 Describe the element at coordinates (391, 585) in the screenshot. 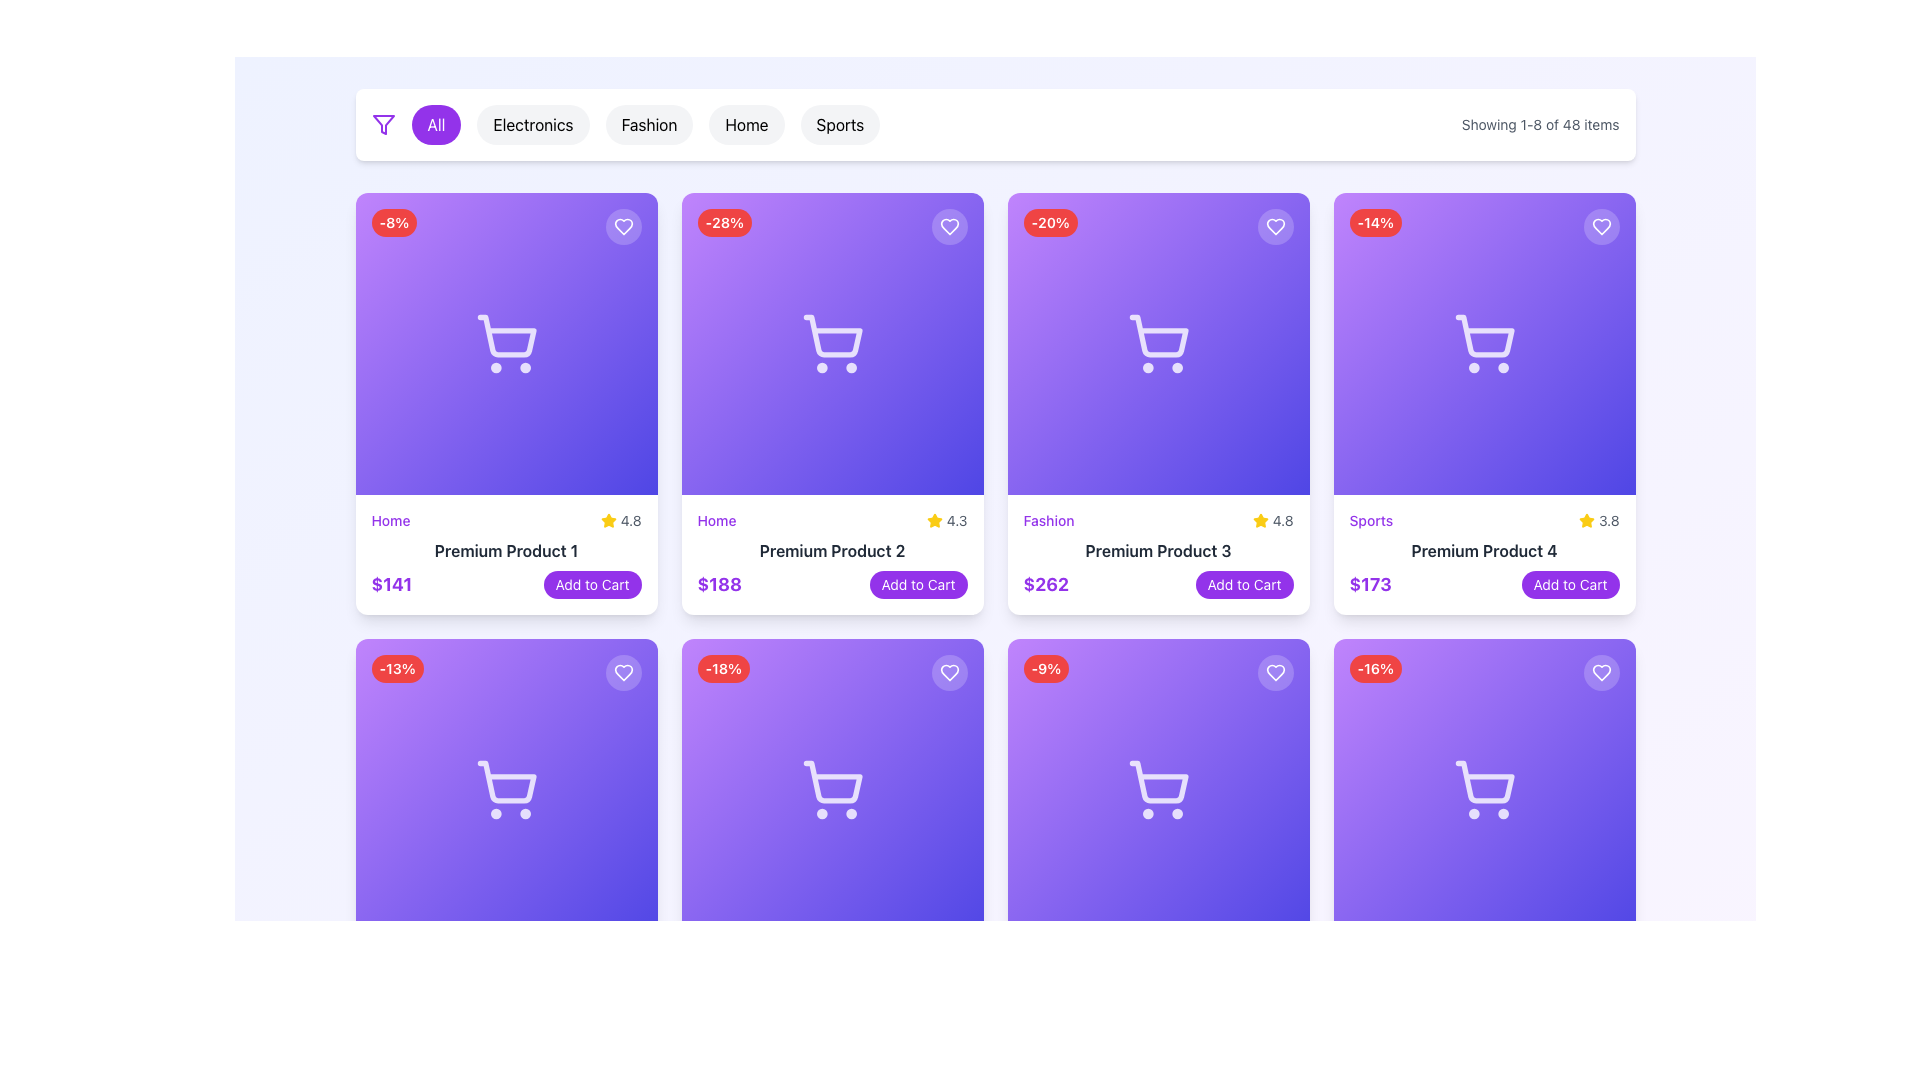

I see `the price label located in the top left corner of the first product card in the grid layout by moving to its center point` at that location.